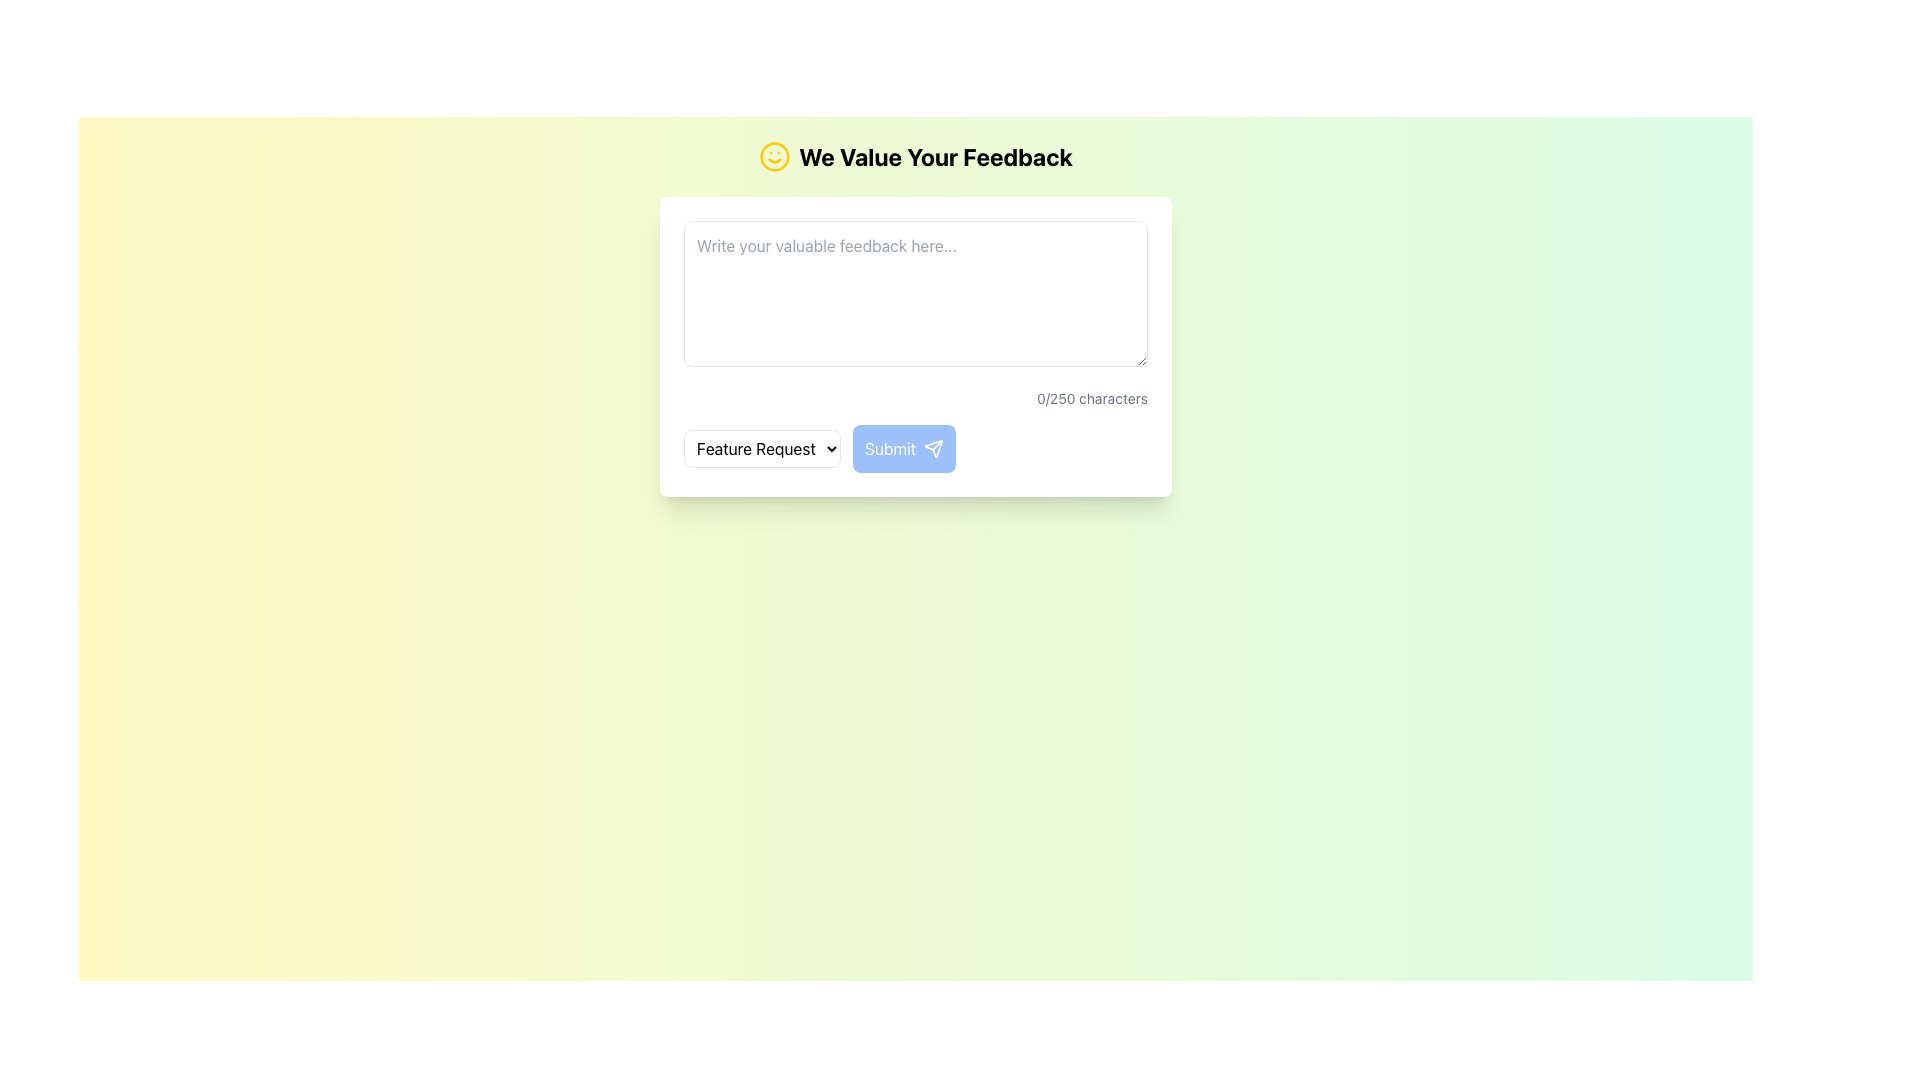  I want to click on the 'Submit' button by navigating to the SVG paper airplane icon using keyboard navigation, which is located to the right of the button text, so click(933, 447).